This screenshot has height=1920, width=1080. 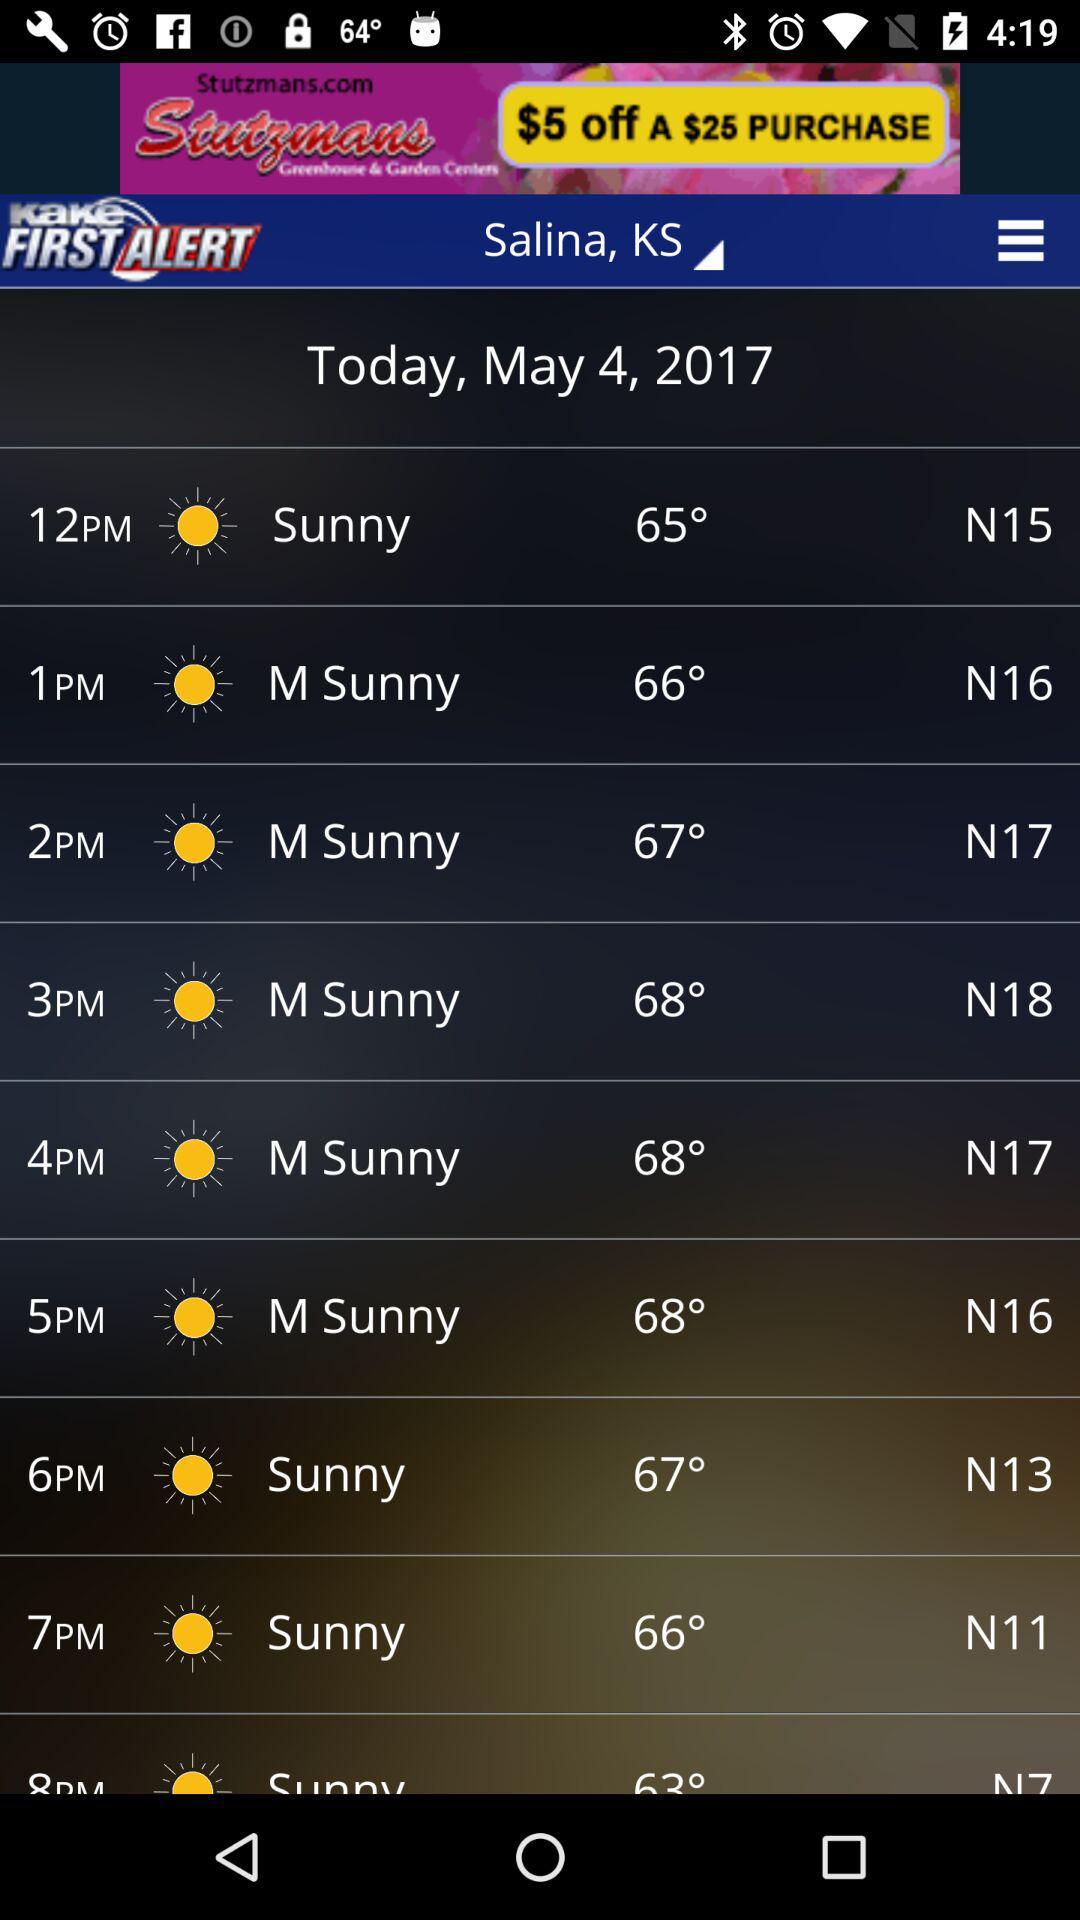 What do you see at coordinates (540, 127) in the screenshot?
I see `advertisement area` at bounding box center [540, 127].